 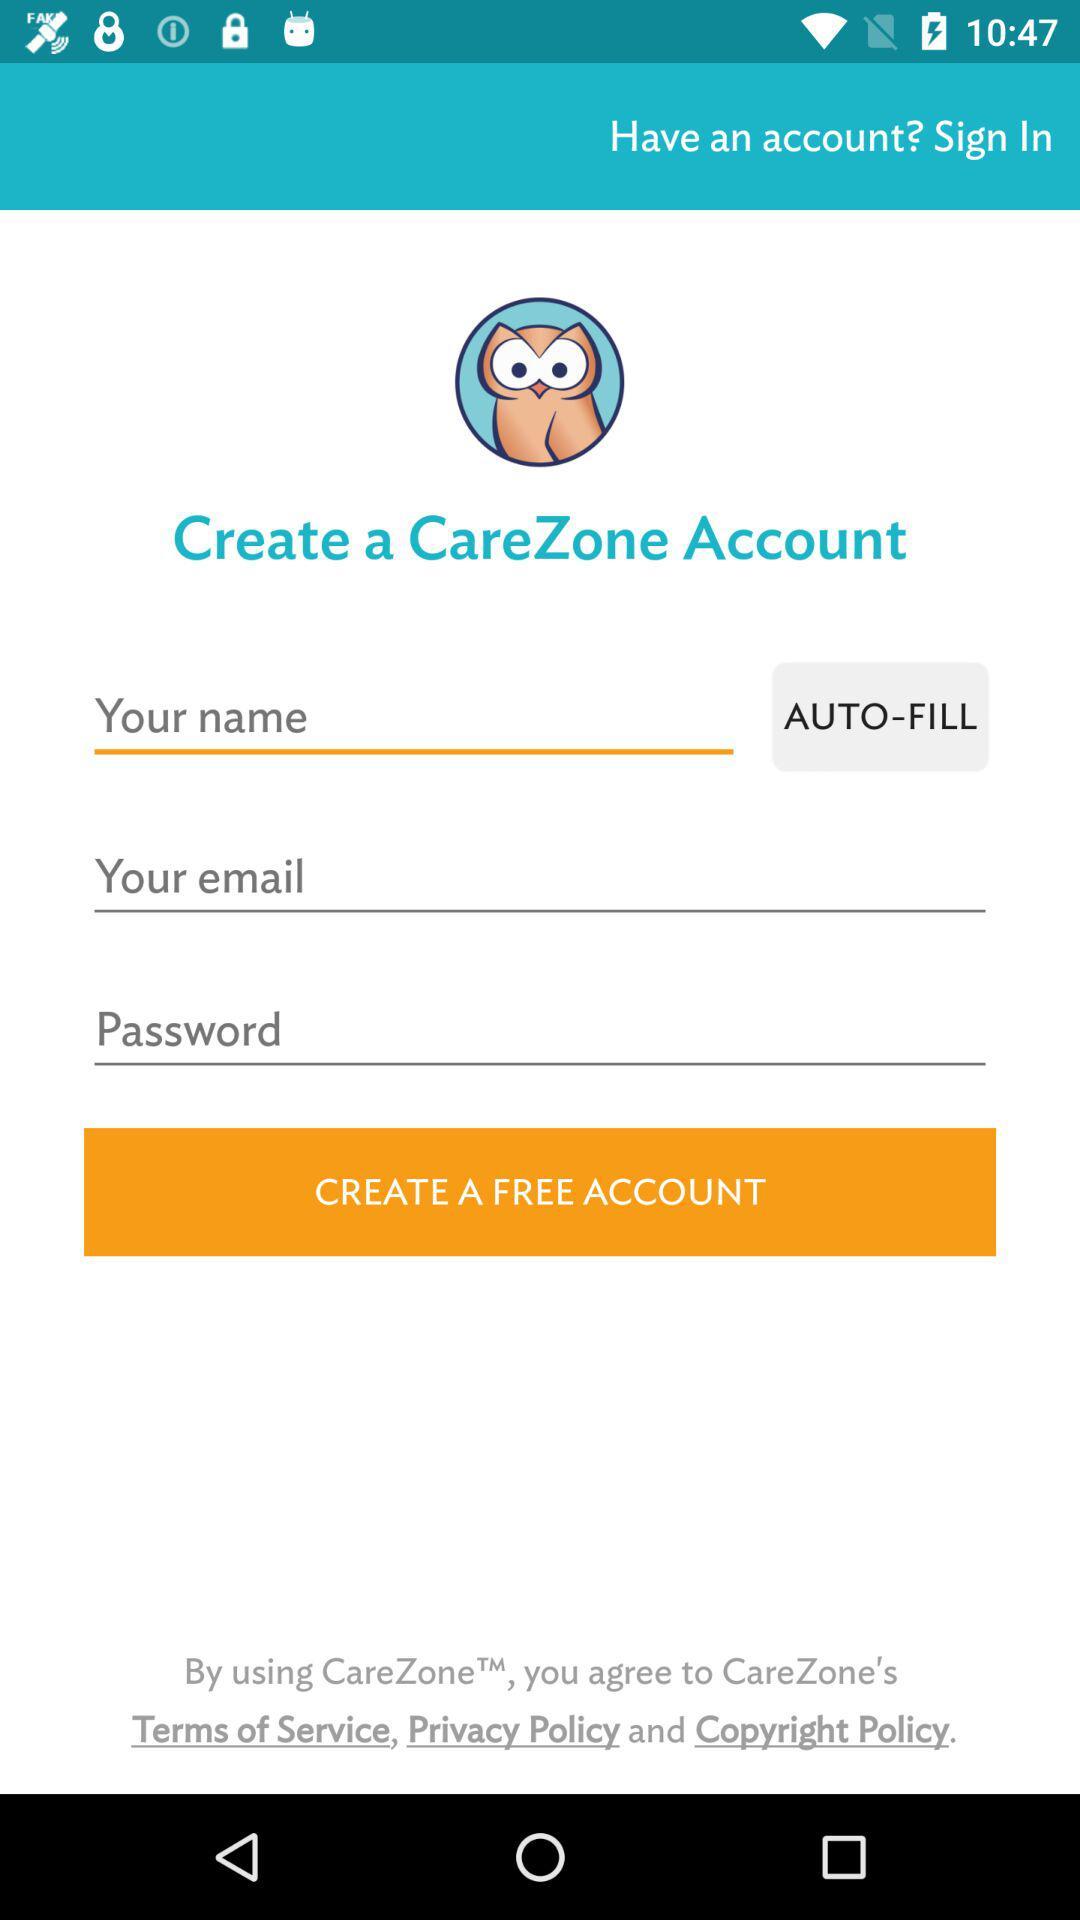 I want to click on email, so click(x=540, y=877).